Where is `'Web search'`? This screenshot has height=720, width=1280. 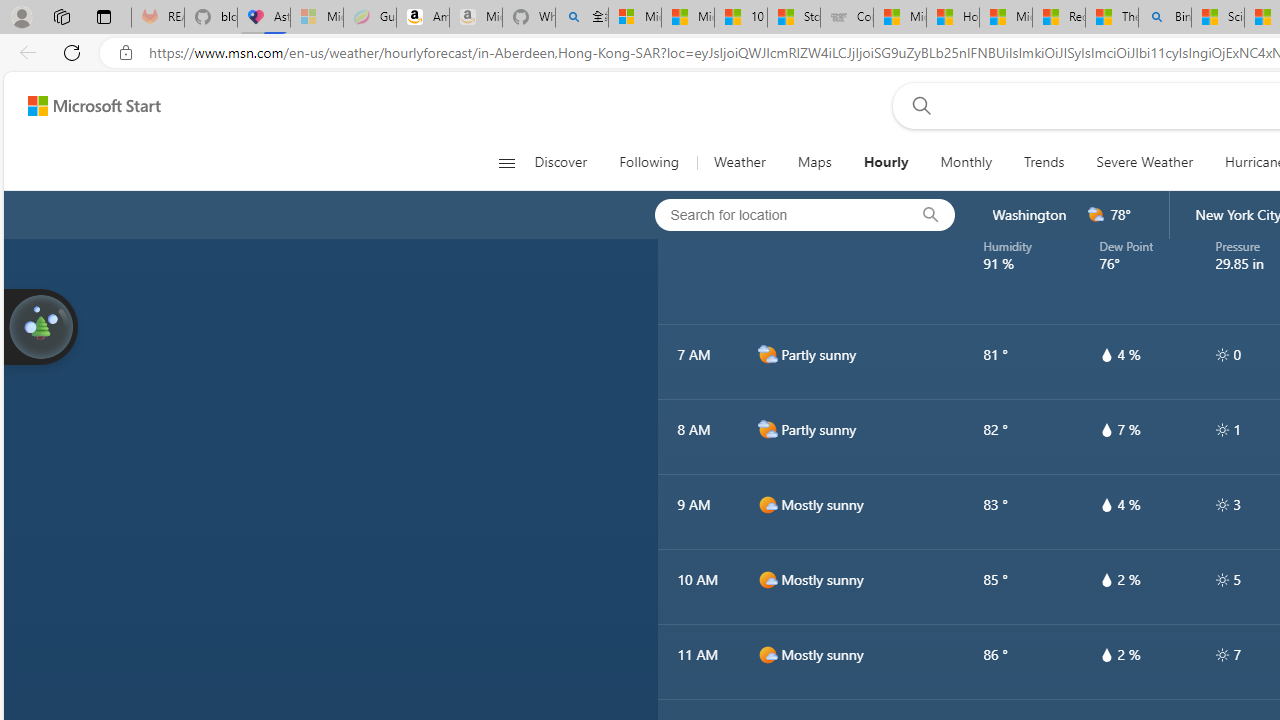
'Web search' is located at coordinates (916, 105).